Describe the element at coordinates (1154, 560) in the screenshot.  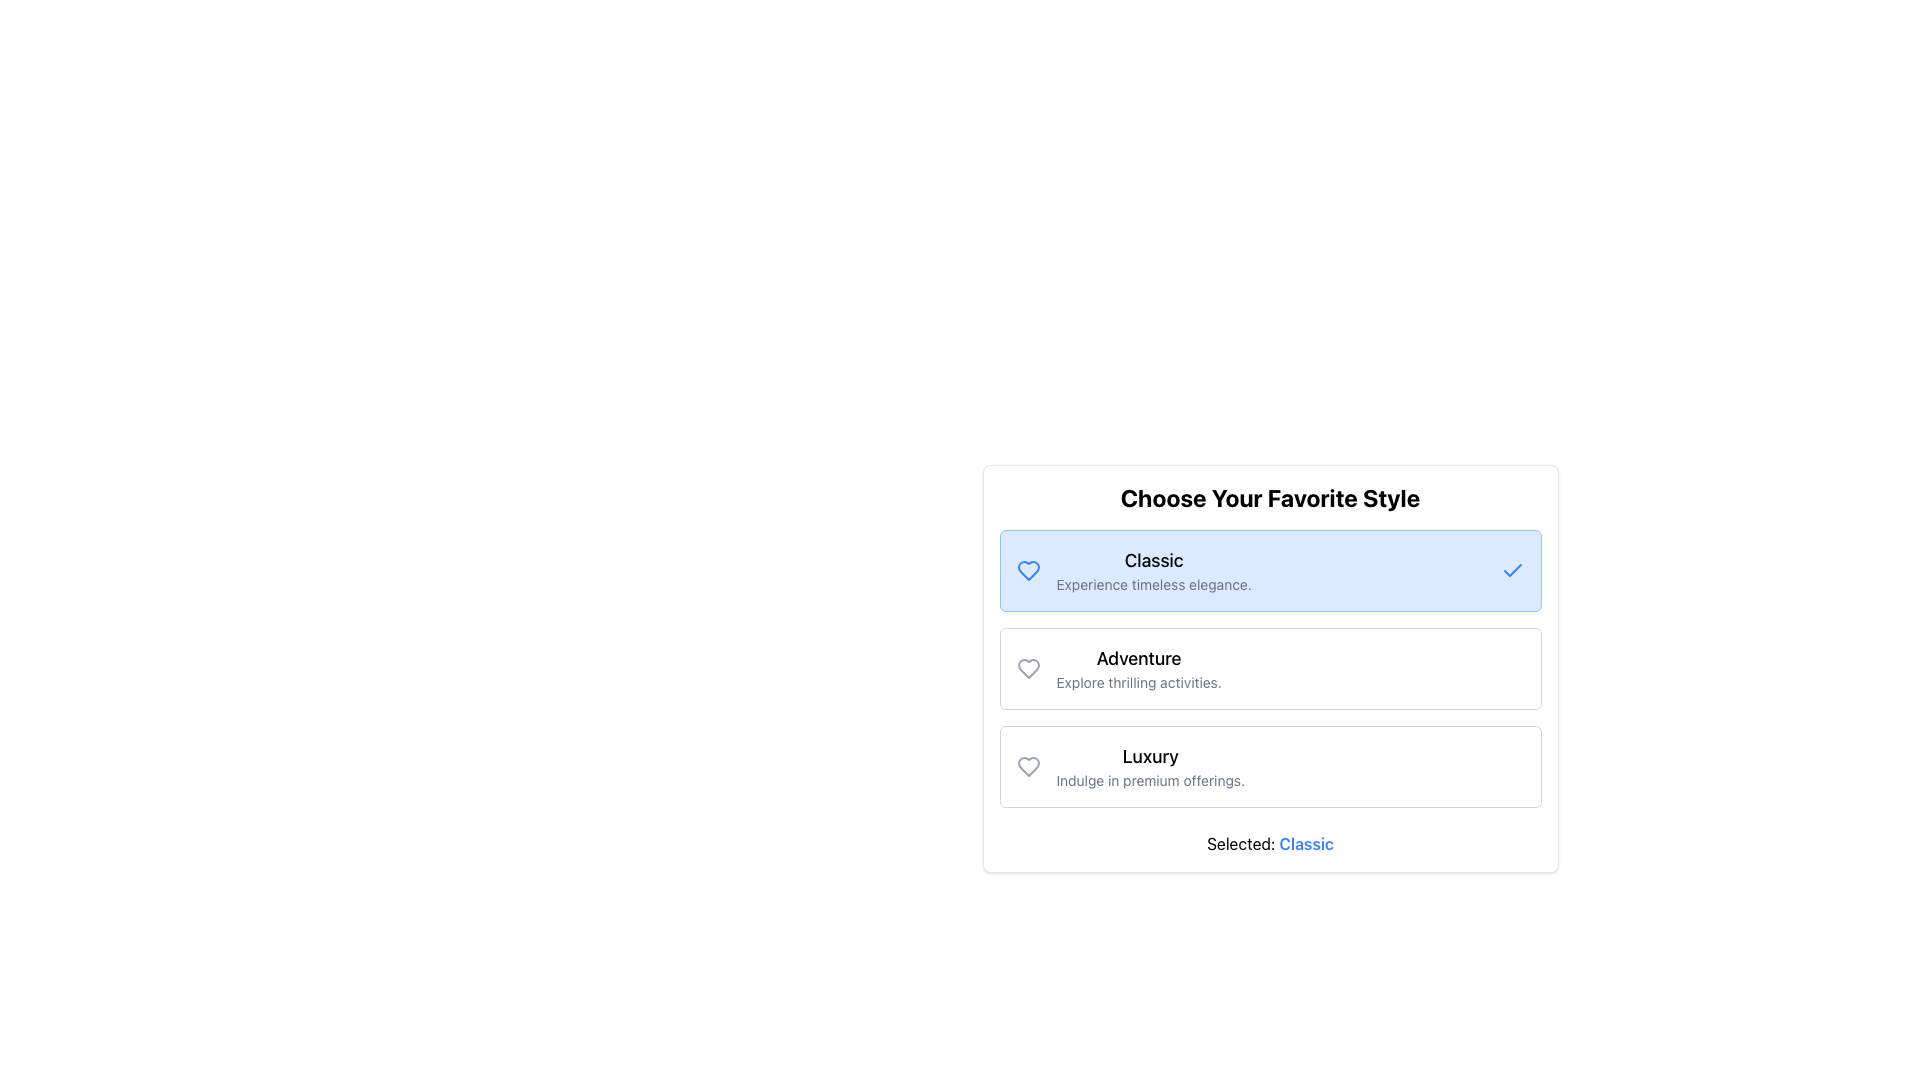
I see `the light blue selection area surrounding the 'Classic' text label to choose this option` at that location.